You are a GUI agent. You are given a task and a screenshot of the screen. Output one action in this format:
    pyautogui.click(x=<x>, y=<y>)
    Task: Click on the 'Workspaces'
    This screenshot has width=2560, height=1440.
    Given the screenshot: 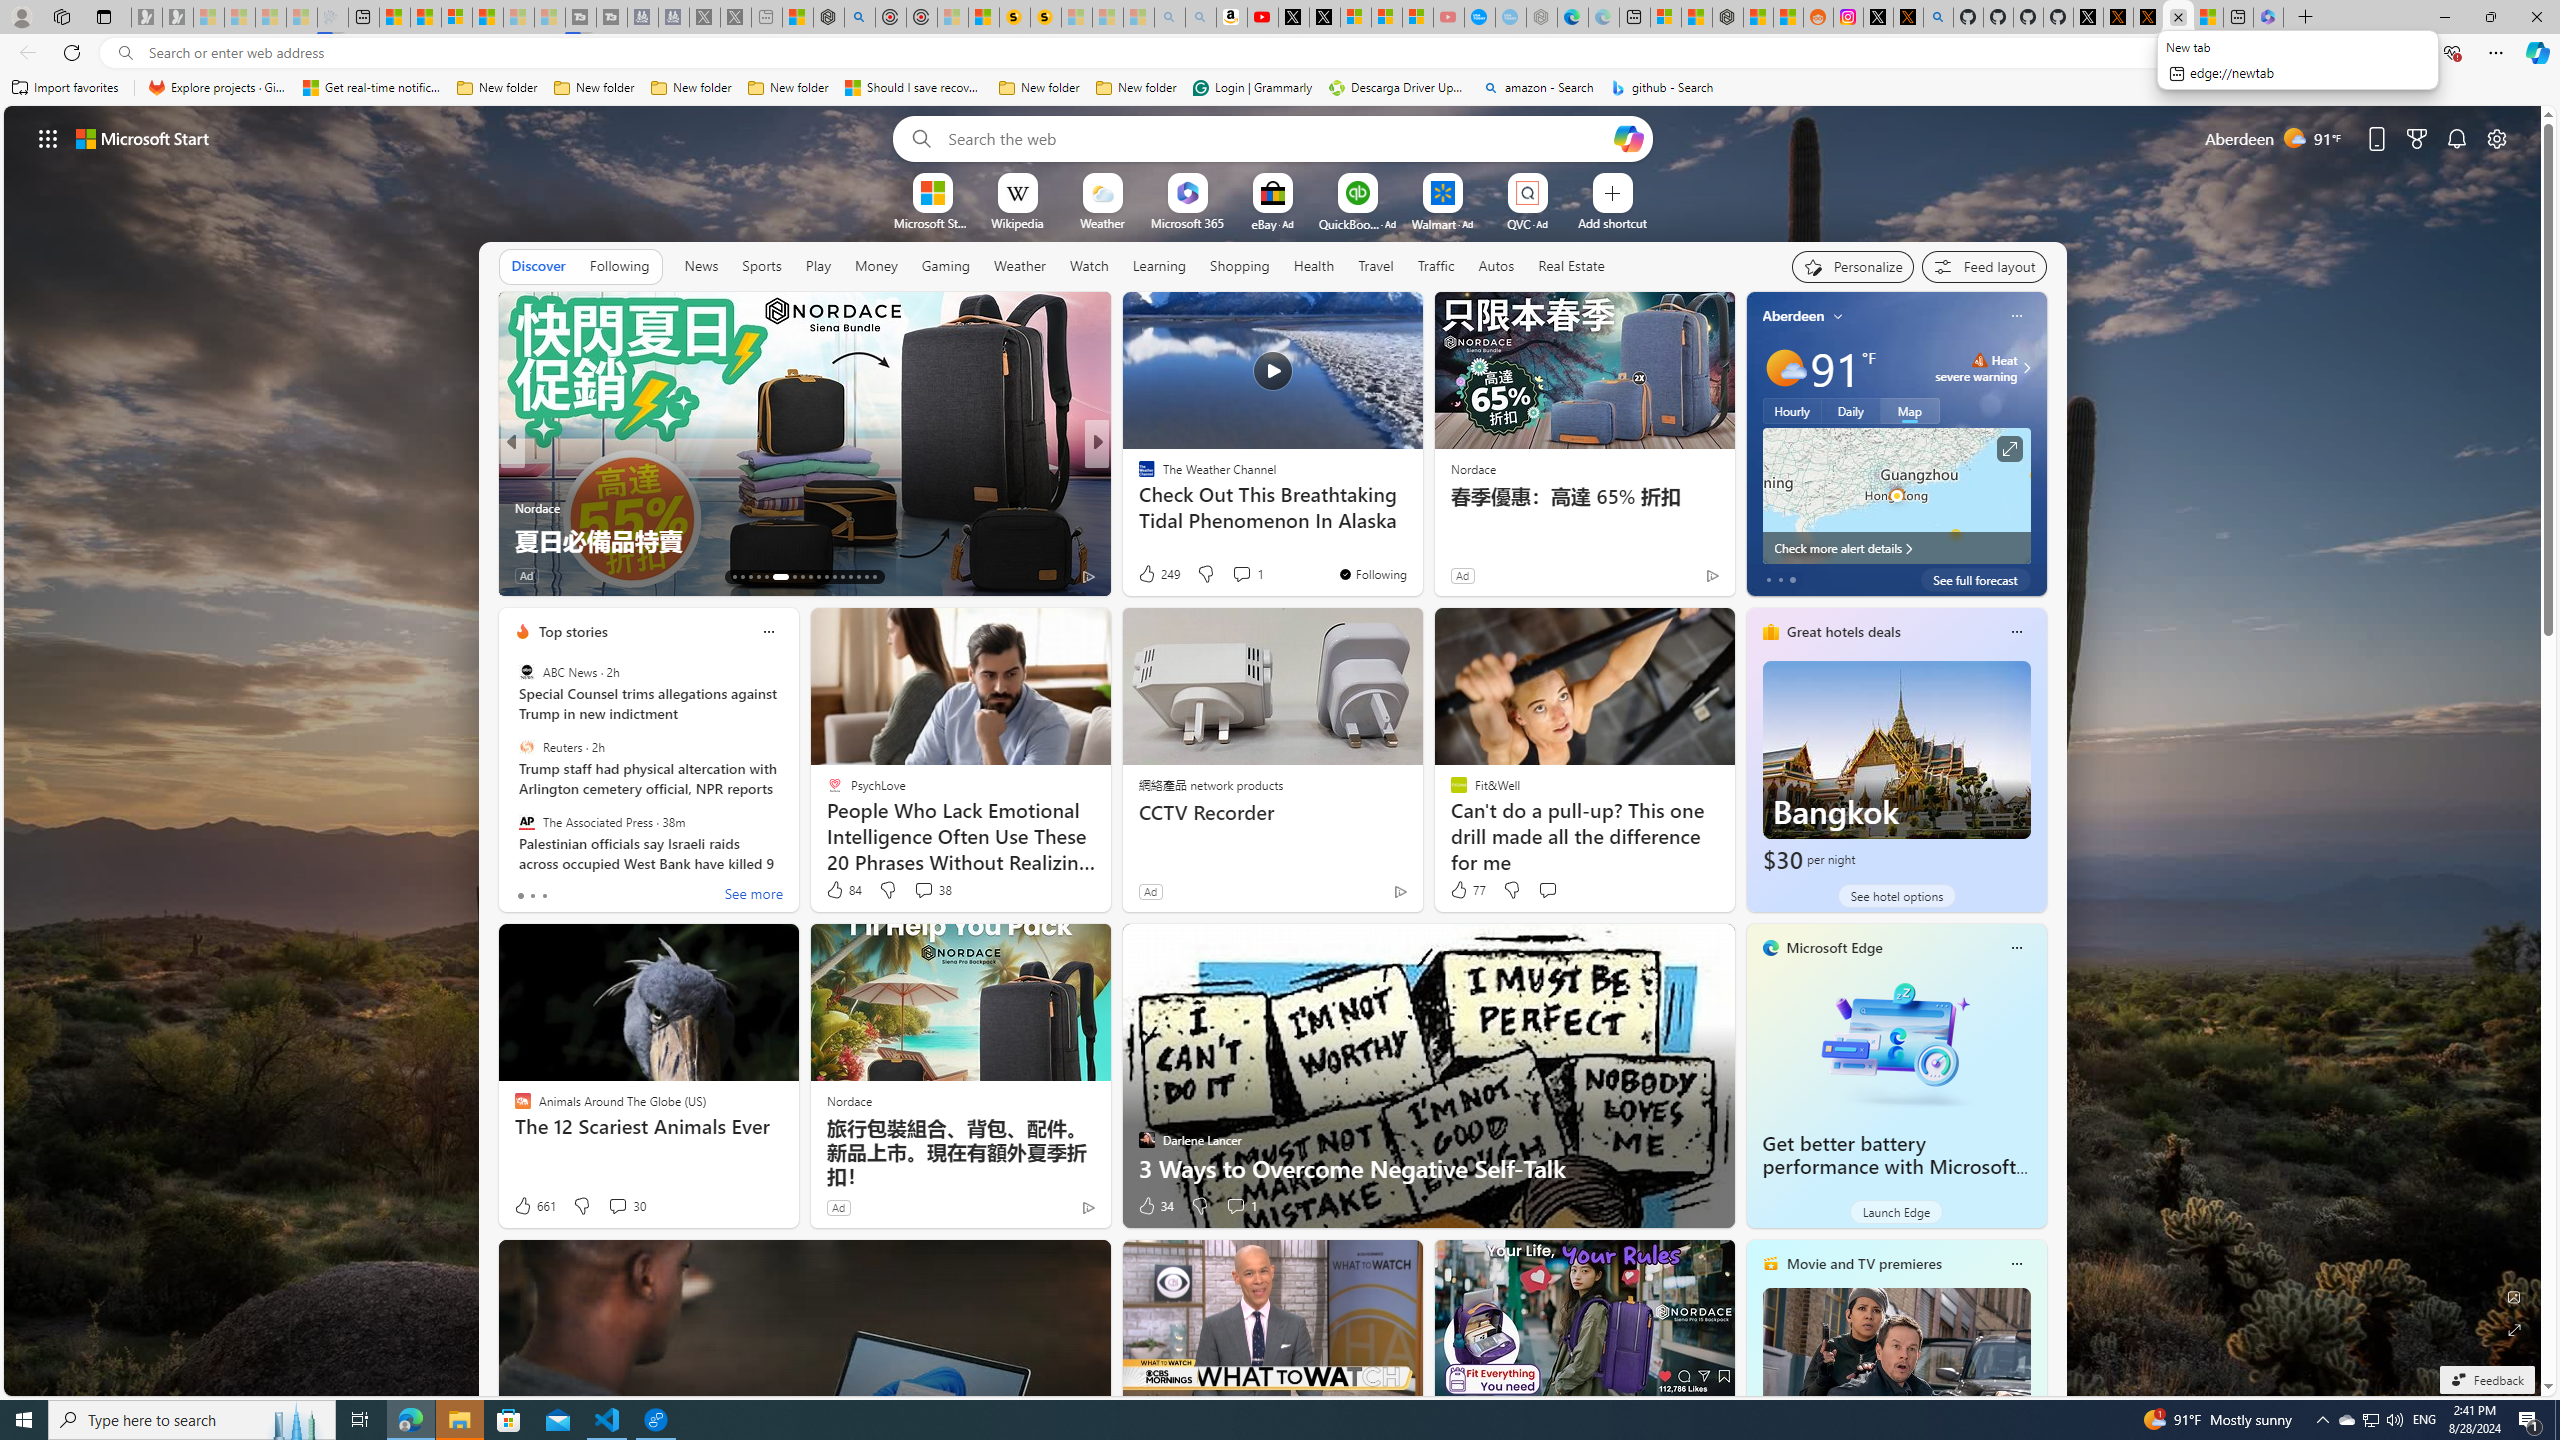 What is the action you would take?
    pyautogui.click(x=61, y=16)
    